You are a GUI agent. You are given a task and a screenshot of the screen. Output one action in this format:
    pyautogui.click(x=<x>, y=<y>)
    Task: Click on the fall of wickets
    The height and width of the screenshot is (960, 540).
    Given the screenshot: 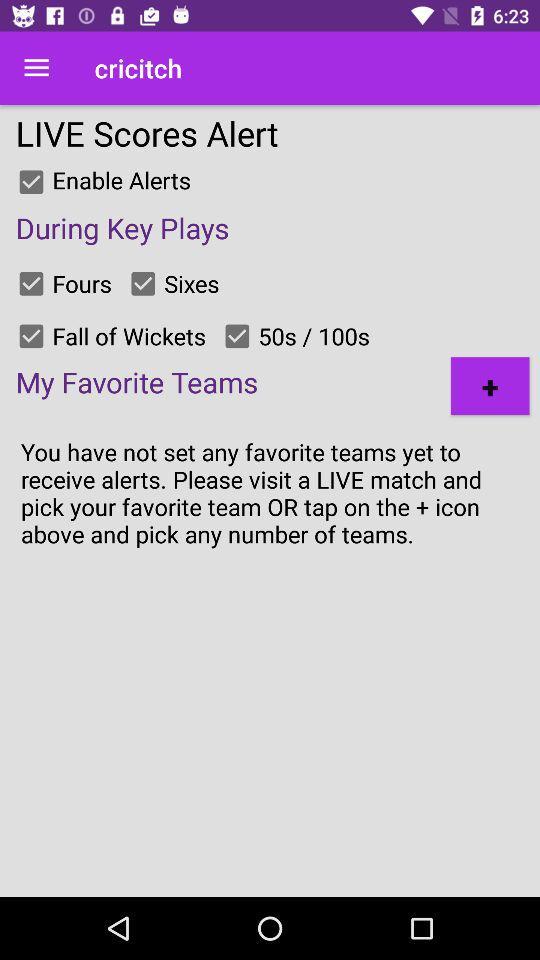 What is the action you would take?
    pyautogui.click(x=30, y=336)
    